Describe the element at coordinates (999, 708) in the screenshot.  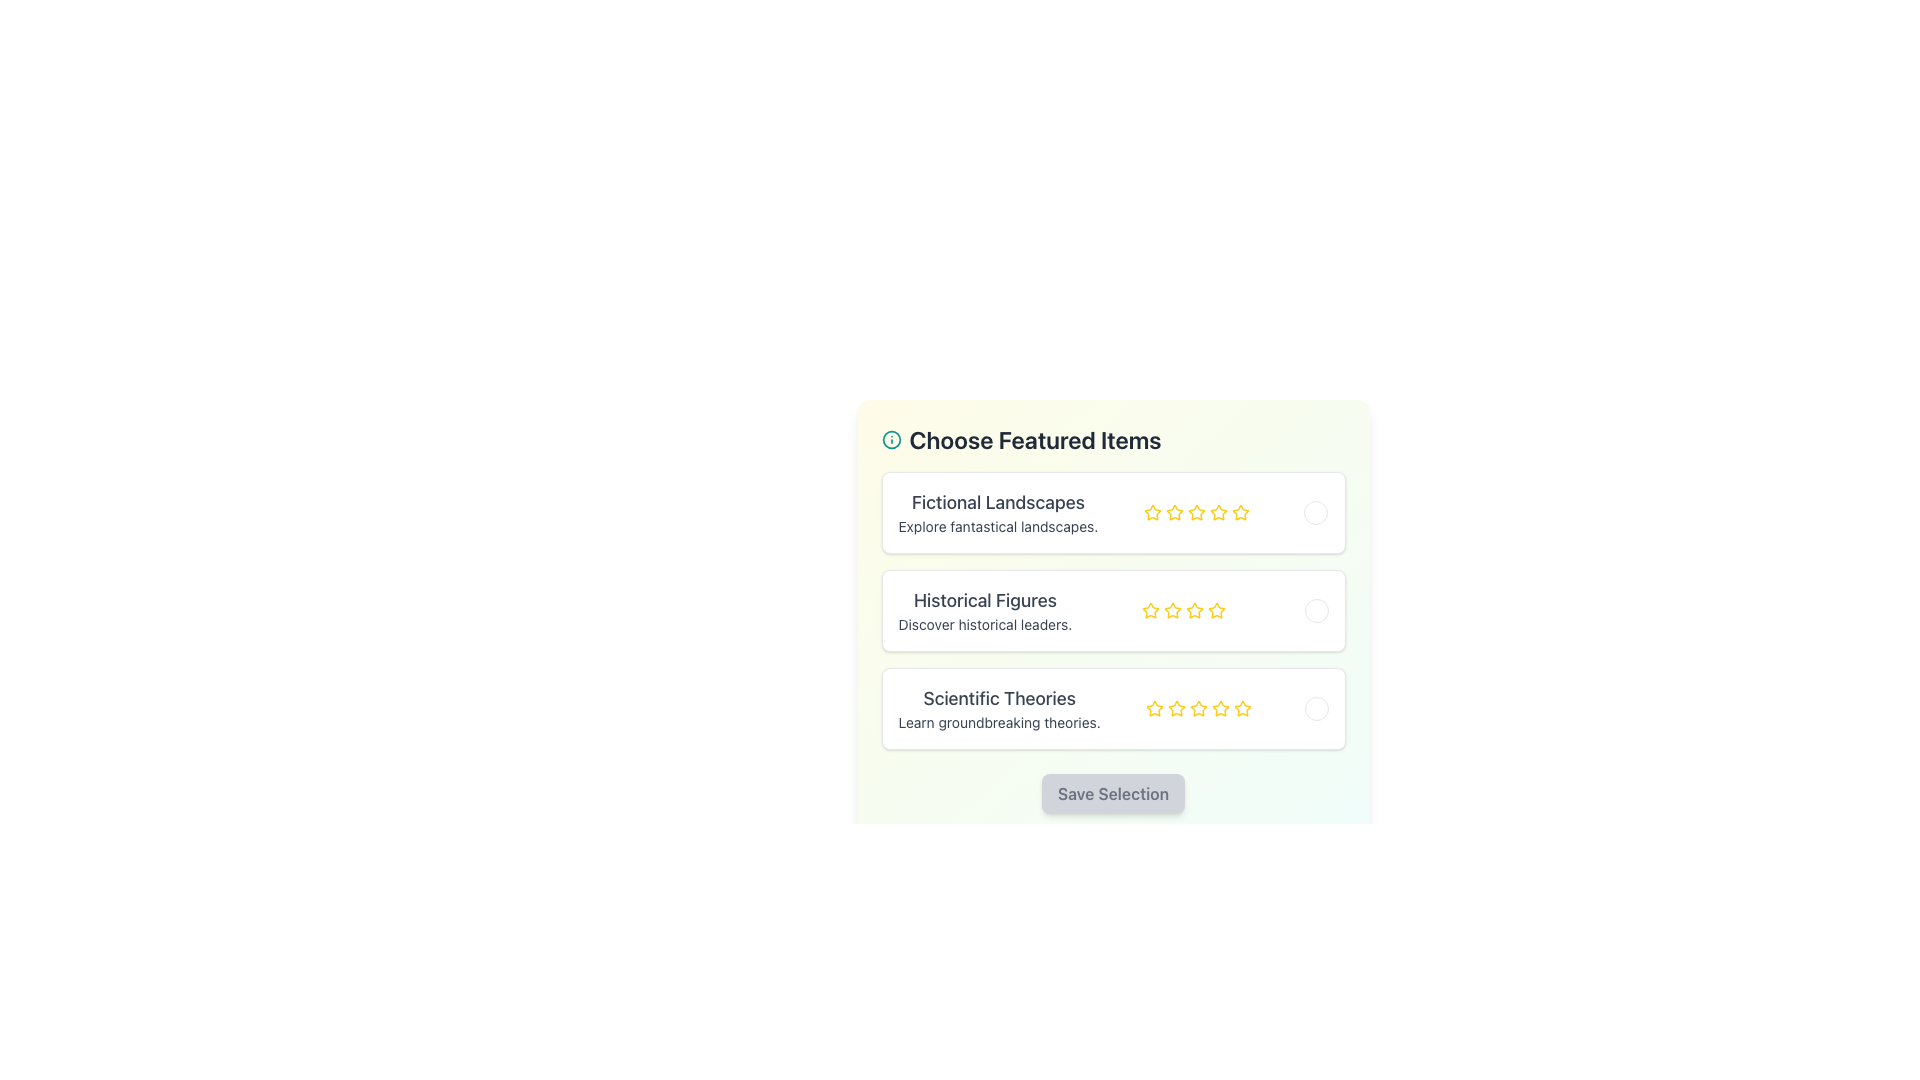
I see `the Text Block containing the title 'Scientific Theories' and the description 'Learn groundbreaking theories.' in the 'Choose Featured Items' section` at that location.